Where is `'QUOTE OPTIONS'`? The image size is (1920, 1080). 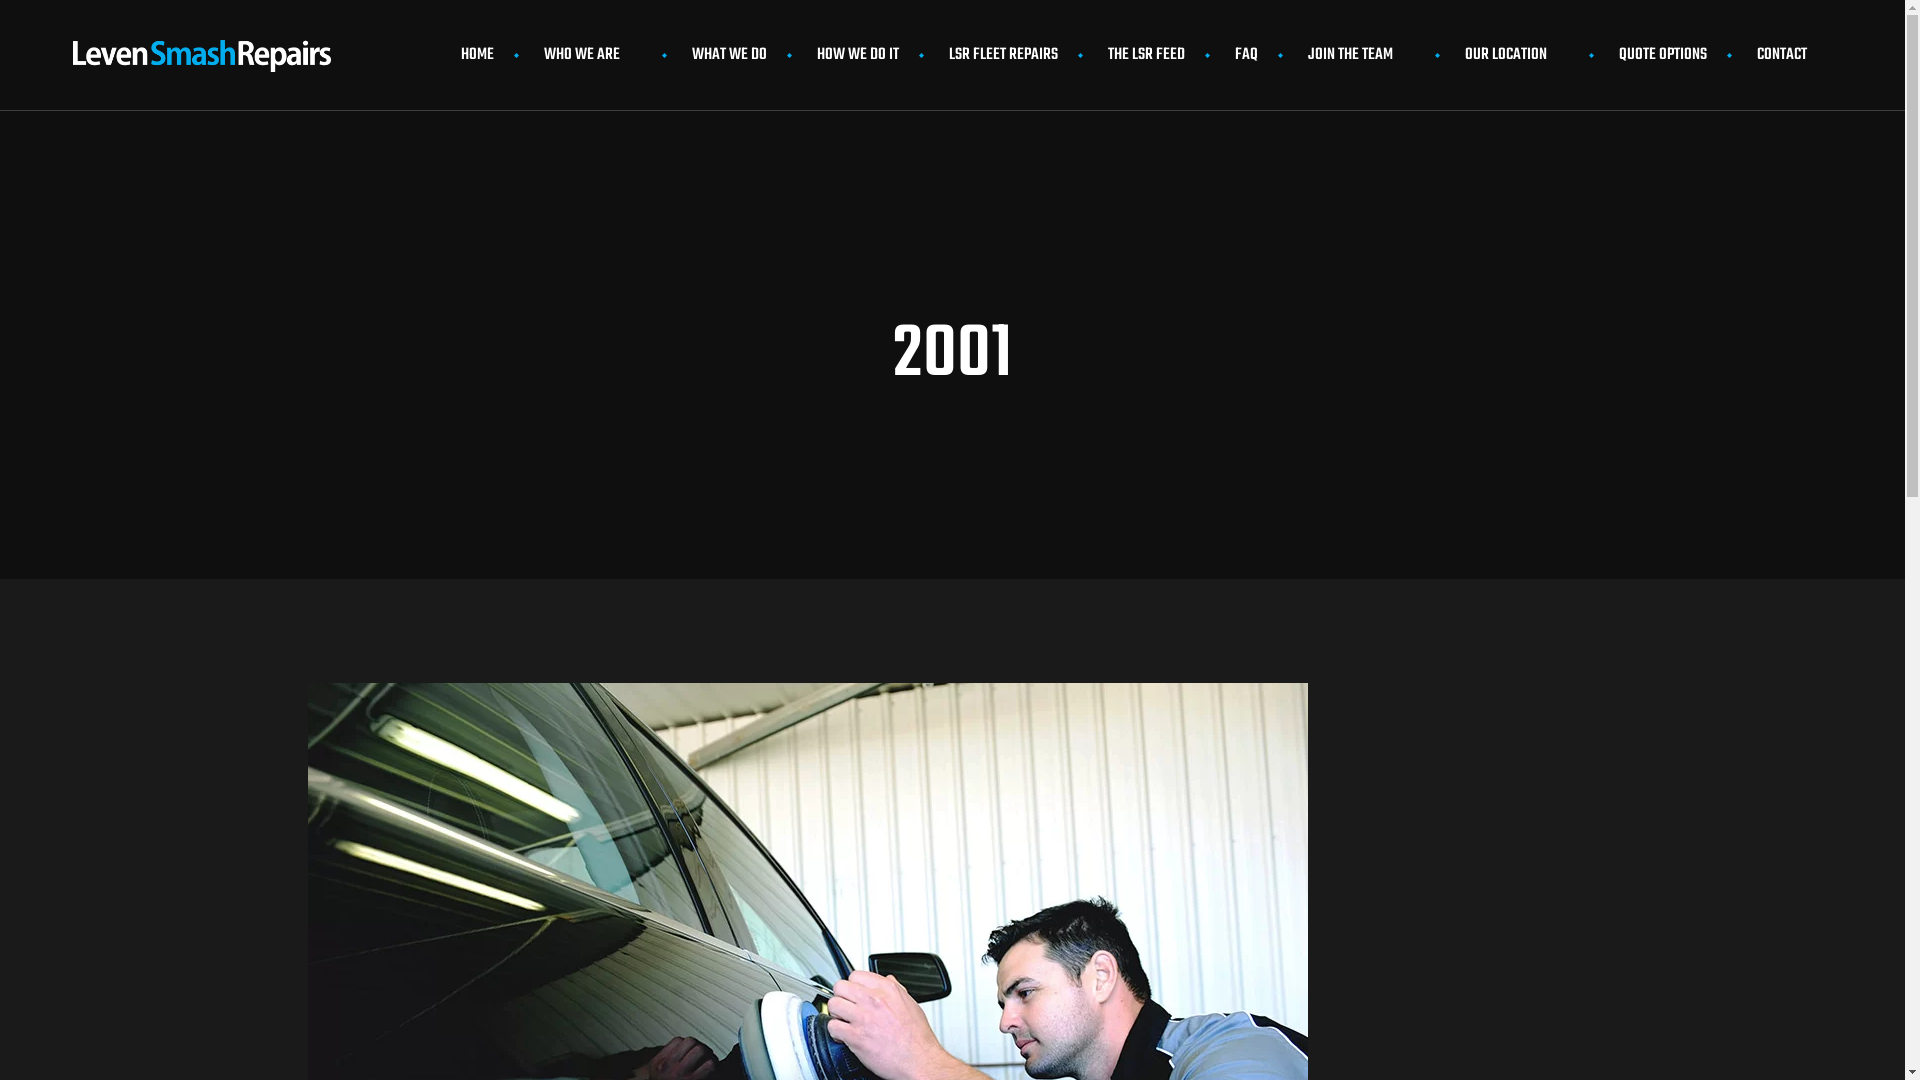
'QUOTE OPTIONS' is located at coordinates (1662, 53).